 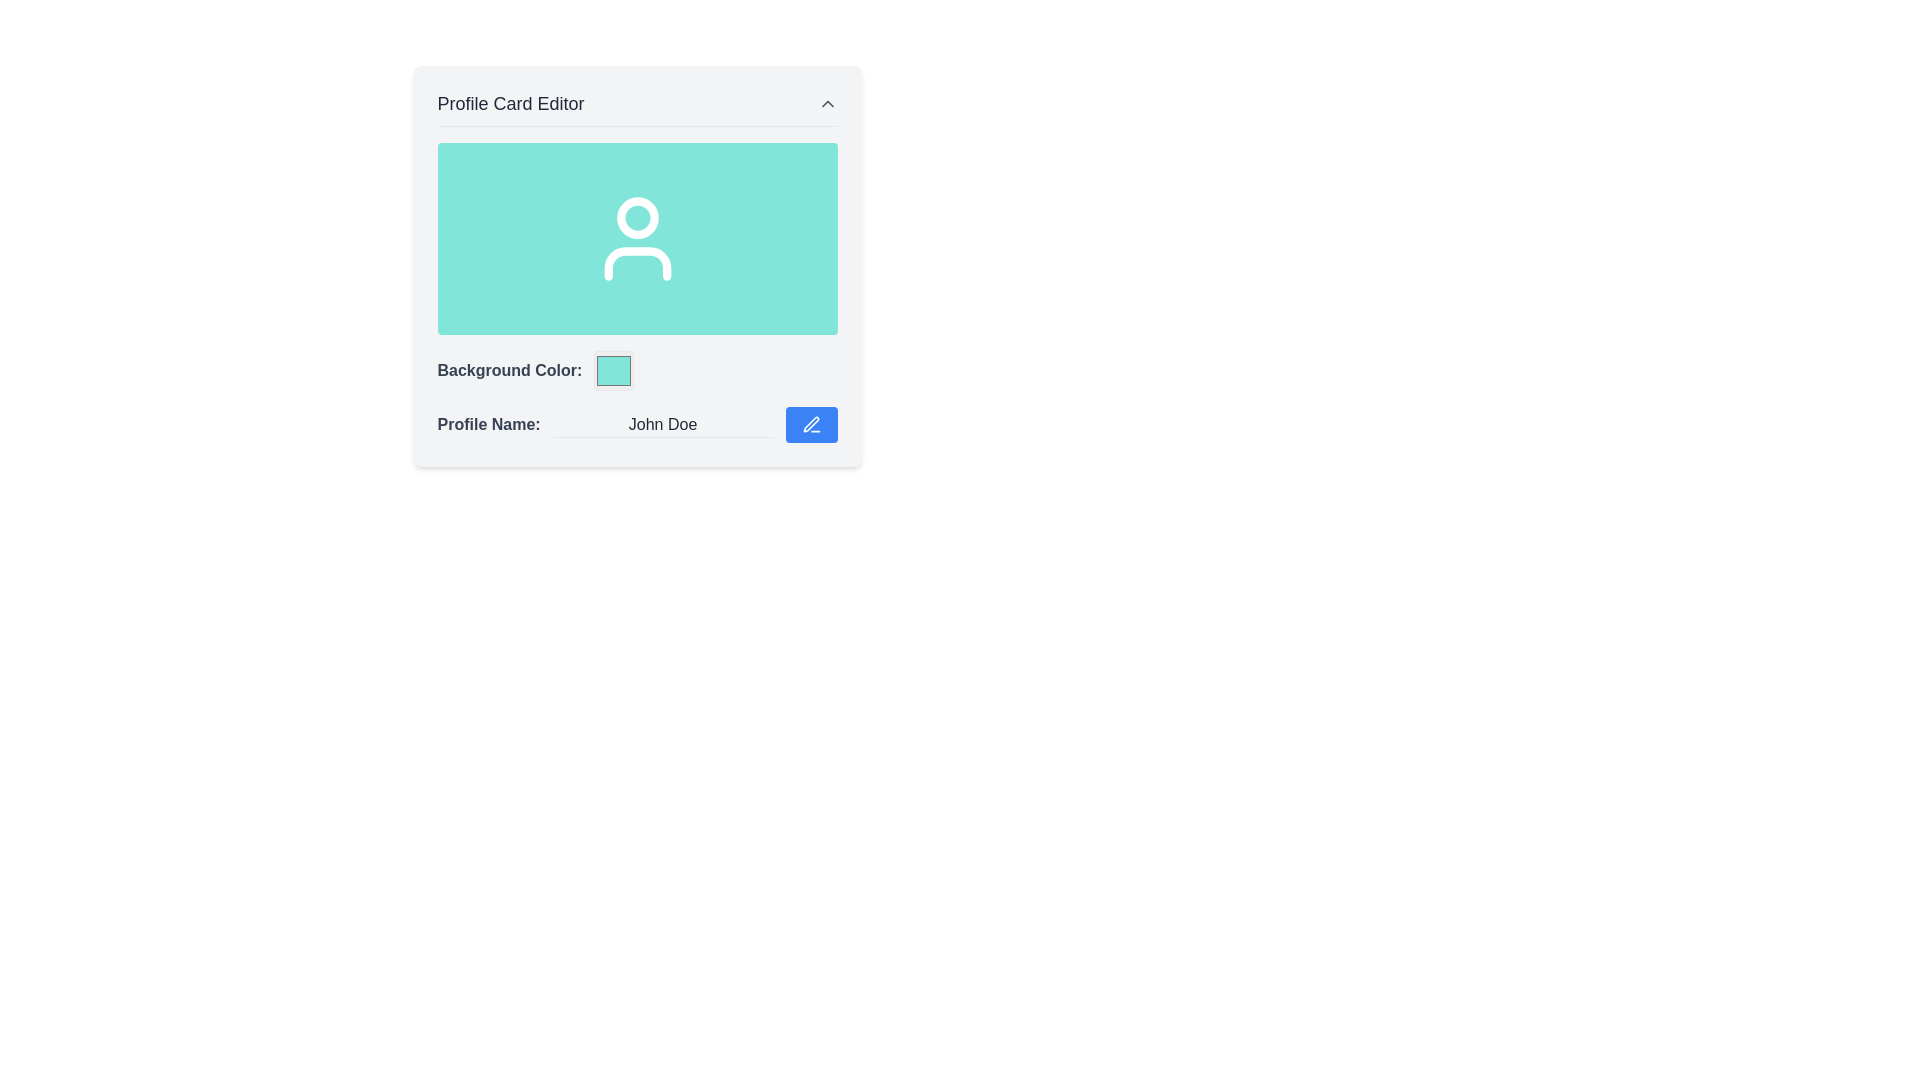 I want to click on the user silhouette icon, which is depicted in white with a circular head and torso on a light teal background, centered within the header section of the profile card component, so click(x=636, y=238).